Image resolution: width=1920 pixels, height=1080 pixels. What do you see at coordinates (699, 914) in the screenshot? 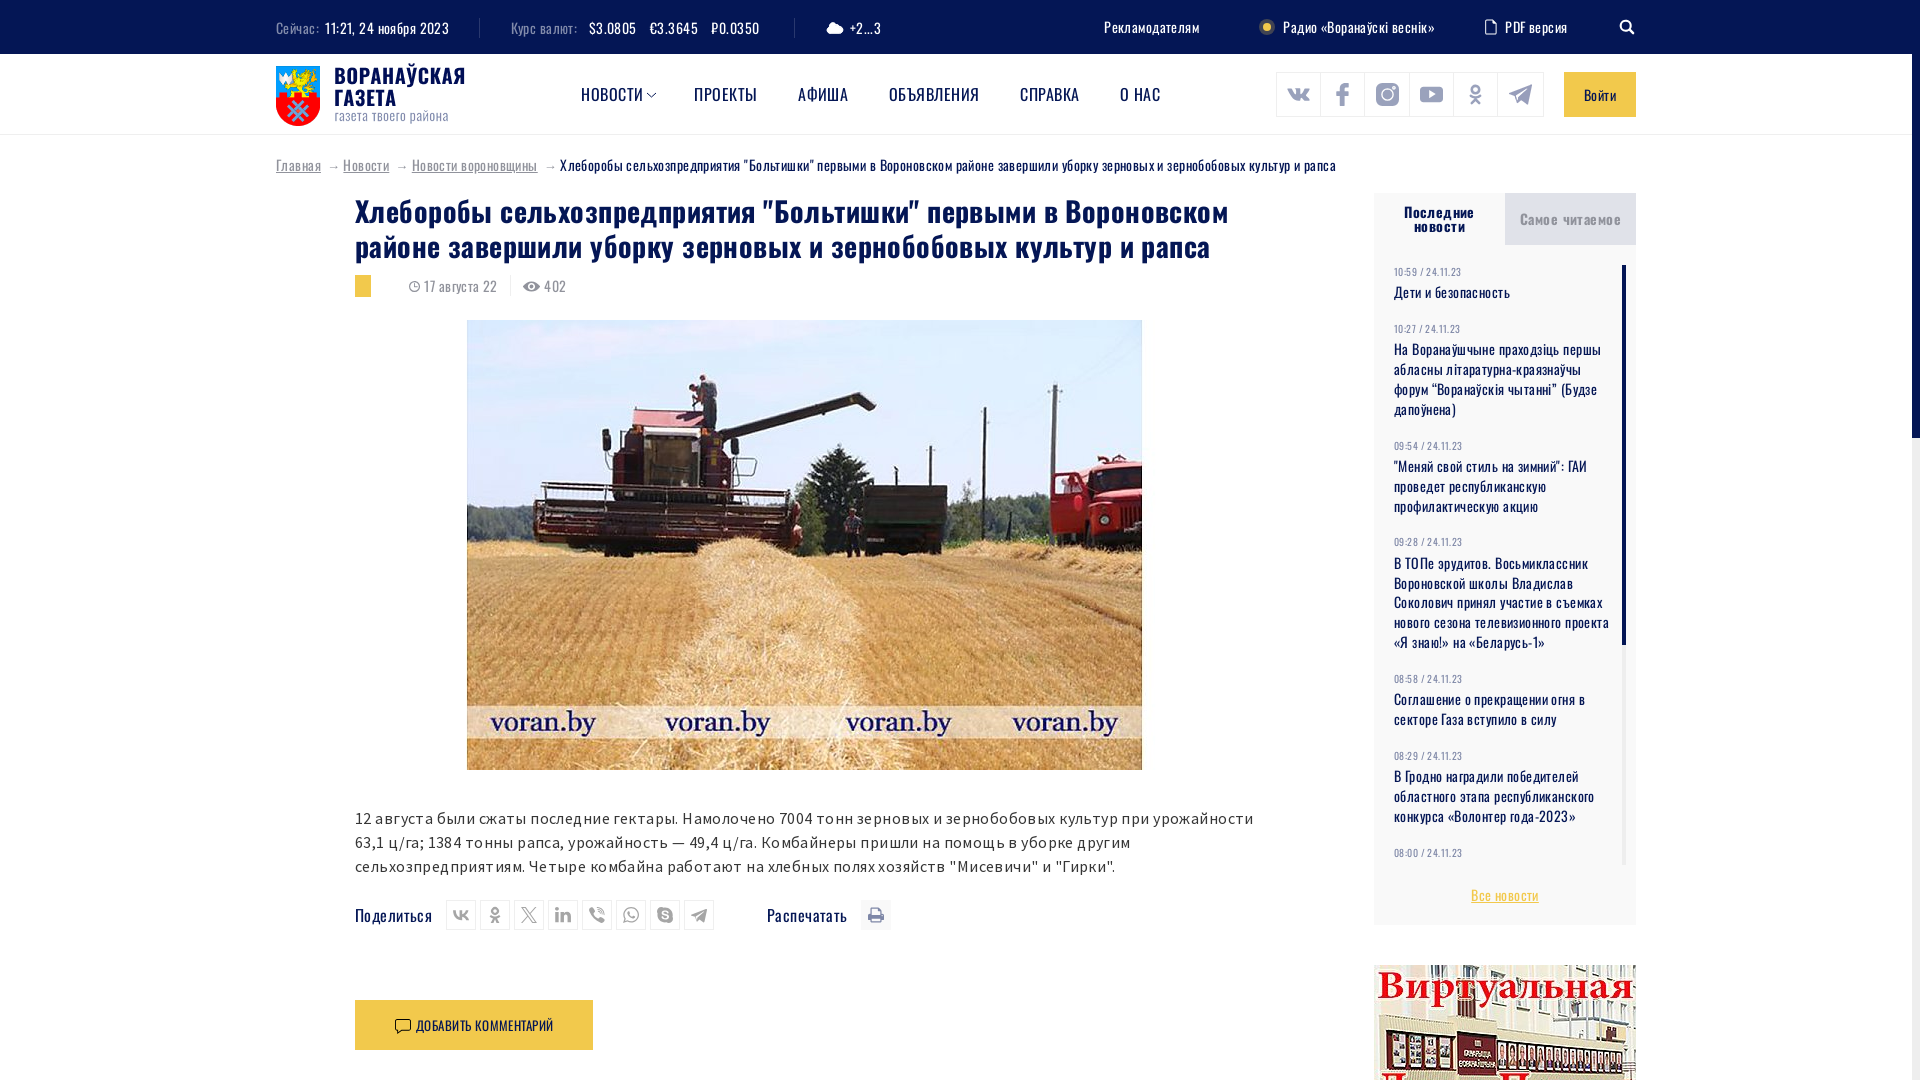
I see `'Telegram'` at bounding box center [699, 914].